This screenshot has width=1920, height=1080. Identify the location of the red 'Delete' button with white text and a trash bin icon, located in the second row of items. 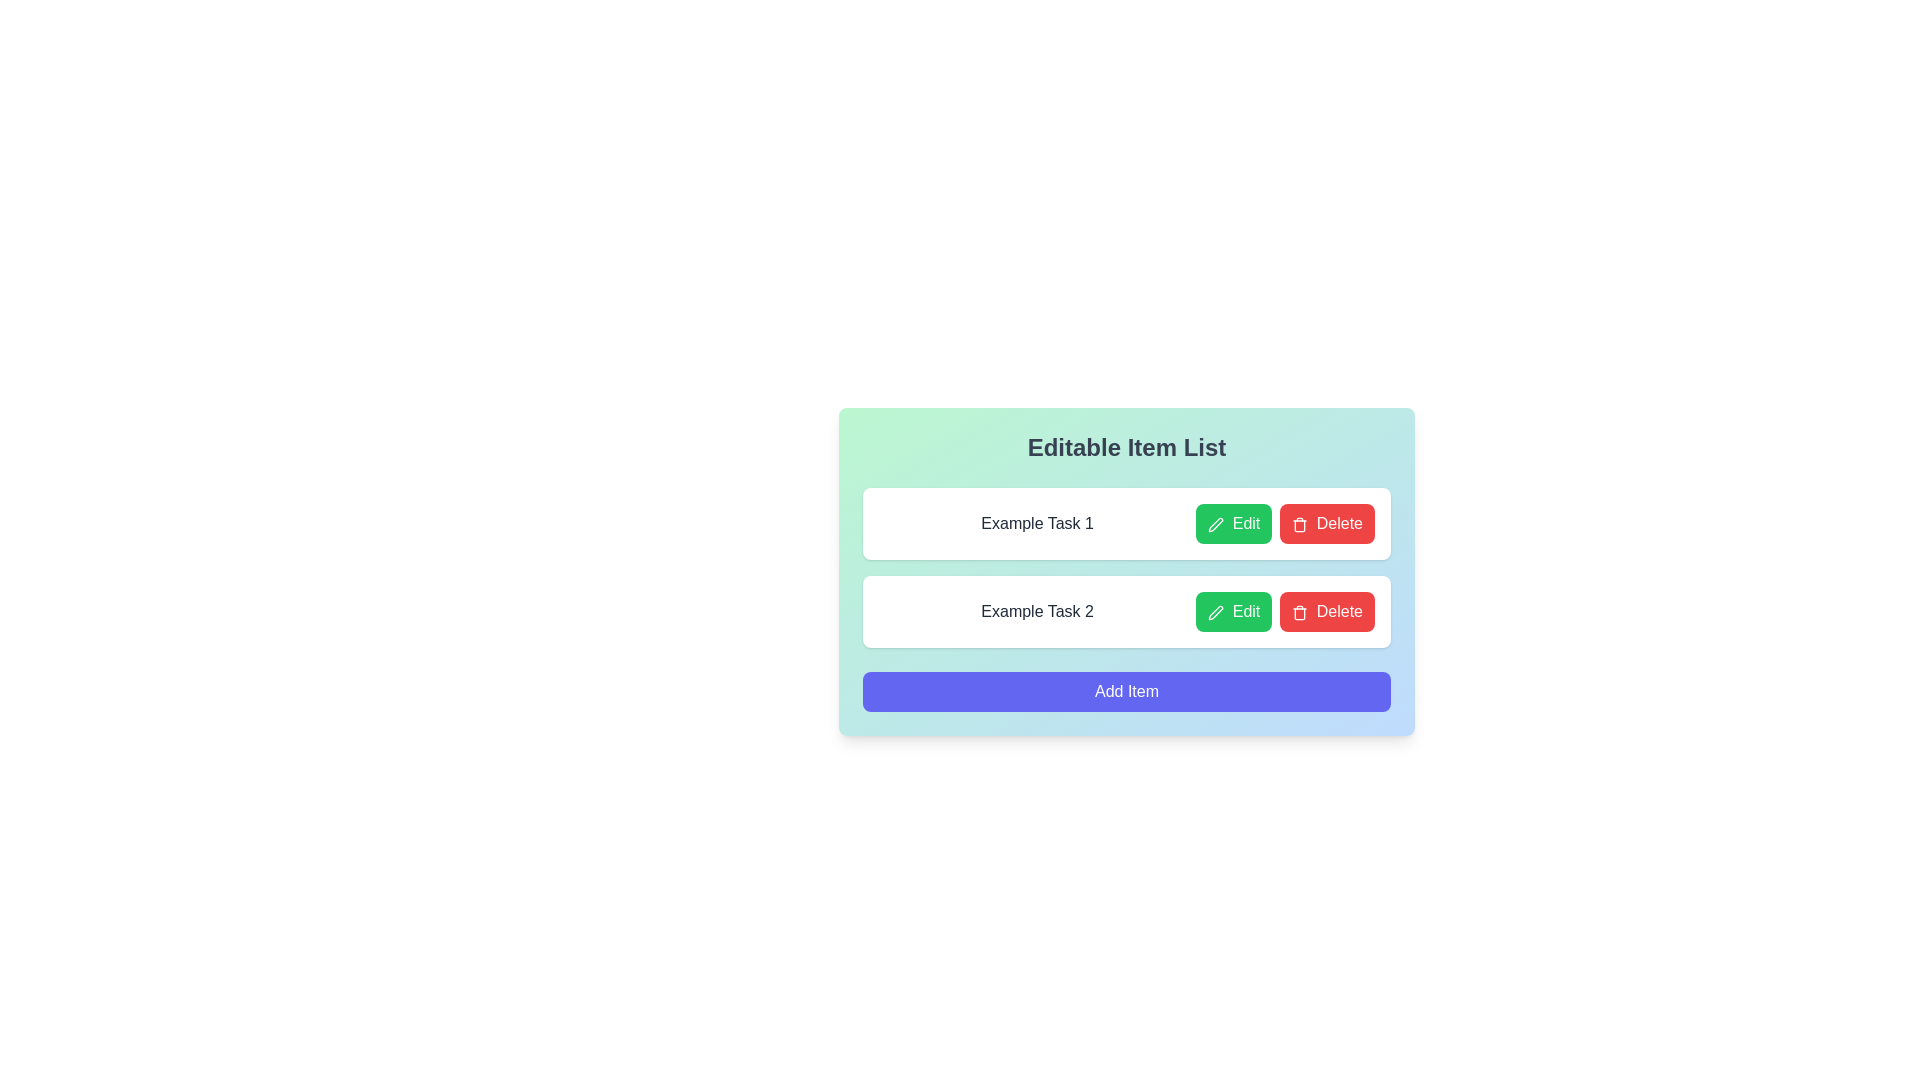
(1327, 611).